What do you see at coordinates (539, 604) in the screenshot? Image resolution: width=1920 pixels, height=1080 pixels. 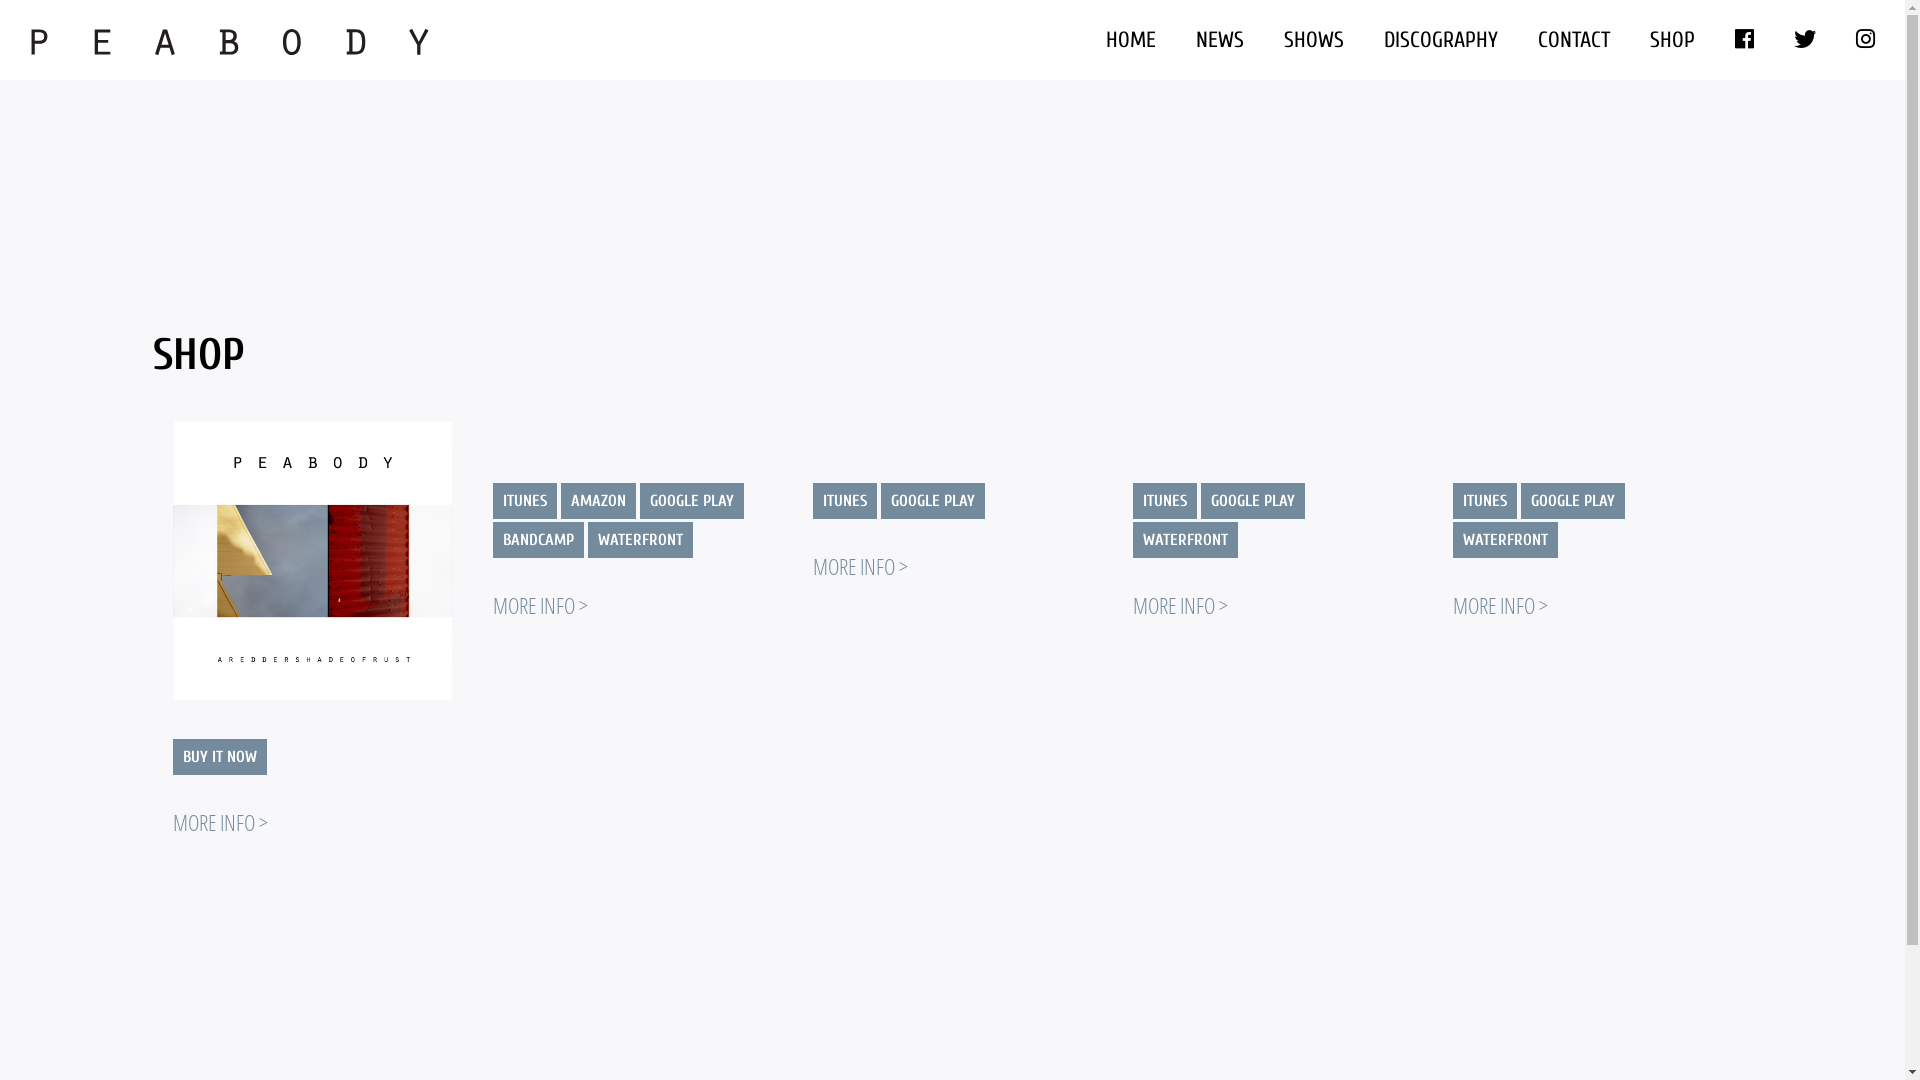 I see `'MORE INFO >'` at bounding box center [539, 604].